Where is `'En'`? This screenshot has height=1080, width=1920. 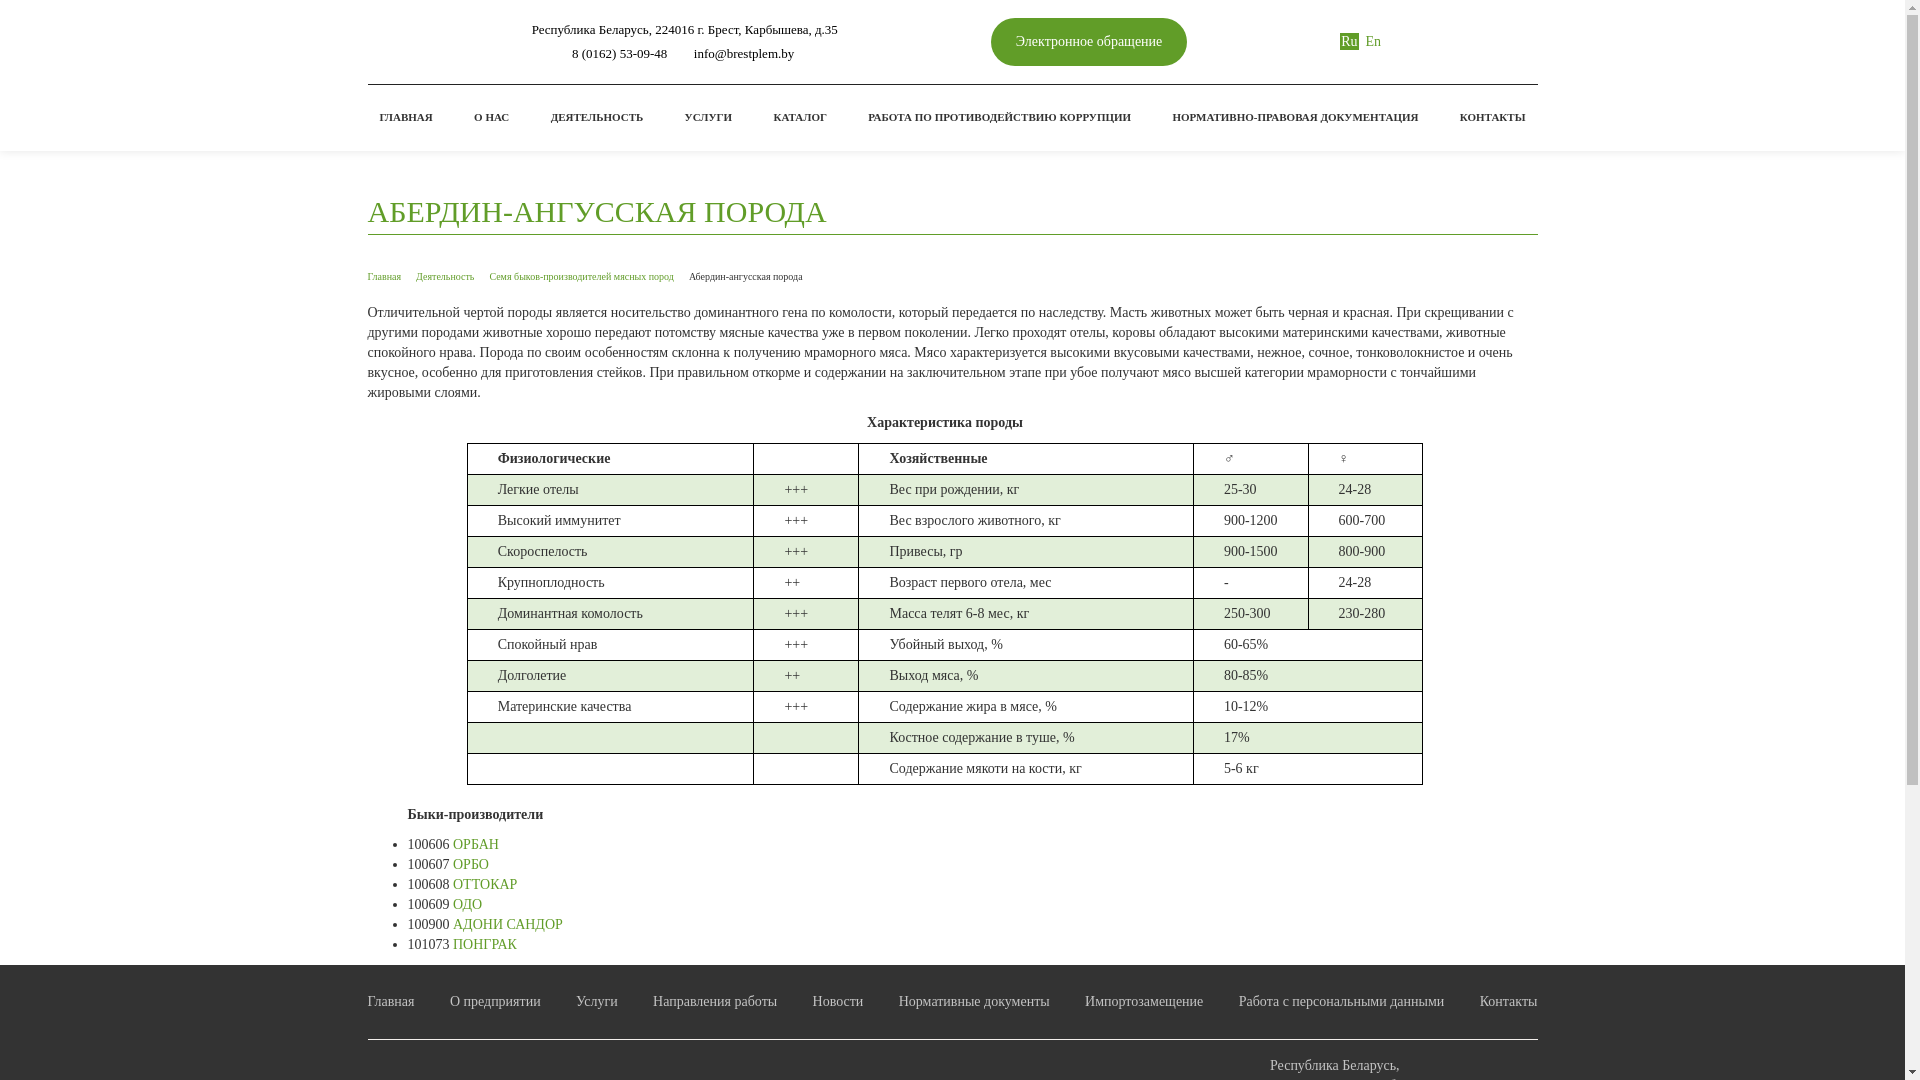 'En' is located at coordinates (1372, 41).